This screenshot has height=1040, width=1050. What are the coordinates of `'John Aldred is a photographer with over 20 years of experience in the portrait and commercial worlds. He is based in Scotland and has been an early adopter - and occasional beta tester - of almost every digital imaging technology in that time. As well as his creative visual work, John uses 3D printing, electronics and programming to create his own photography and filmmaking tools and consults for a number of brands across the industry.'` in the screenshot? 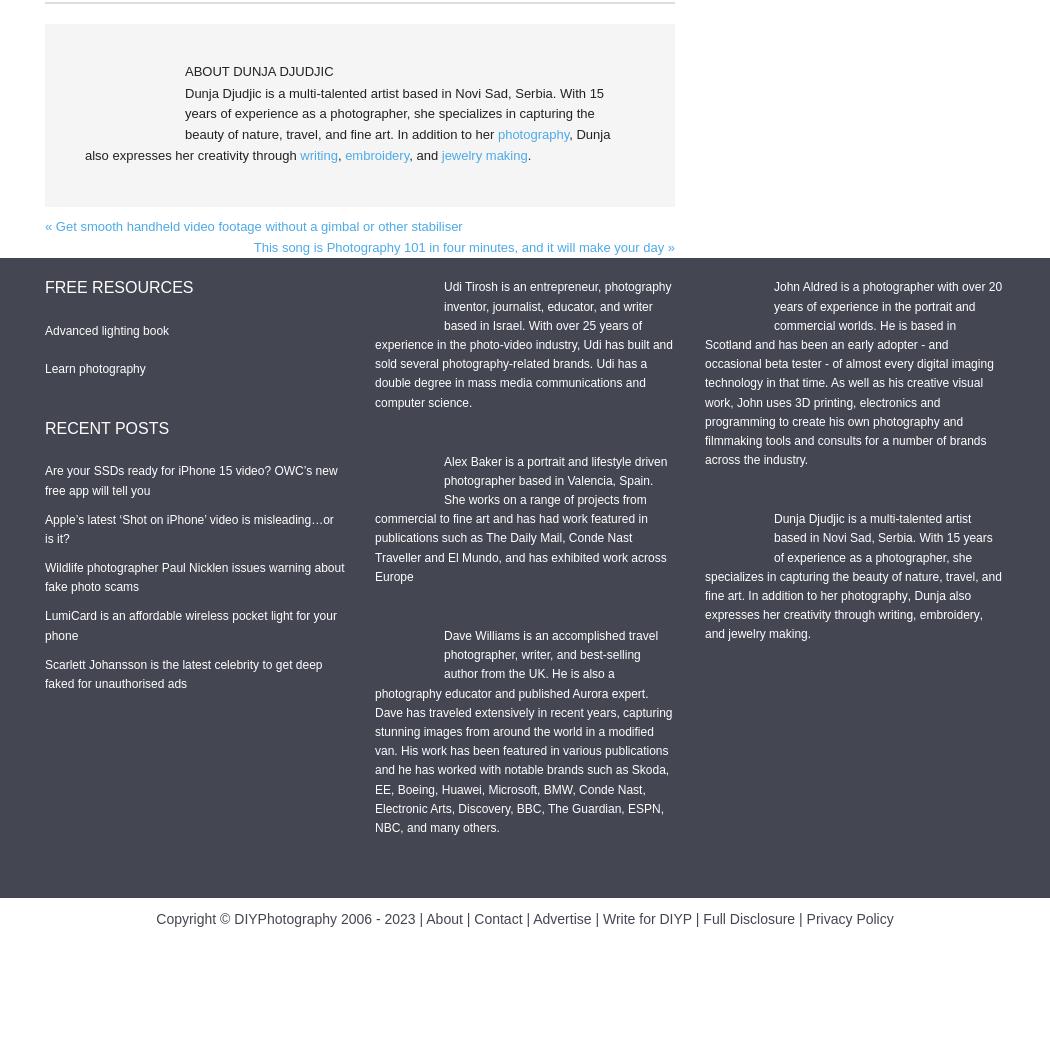 It's located at (853, 372).